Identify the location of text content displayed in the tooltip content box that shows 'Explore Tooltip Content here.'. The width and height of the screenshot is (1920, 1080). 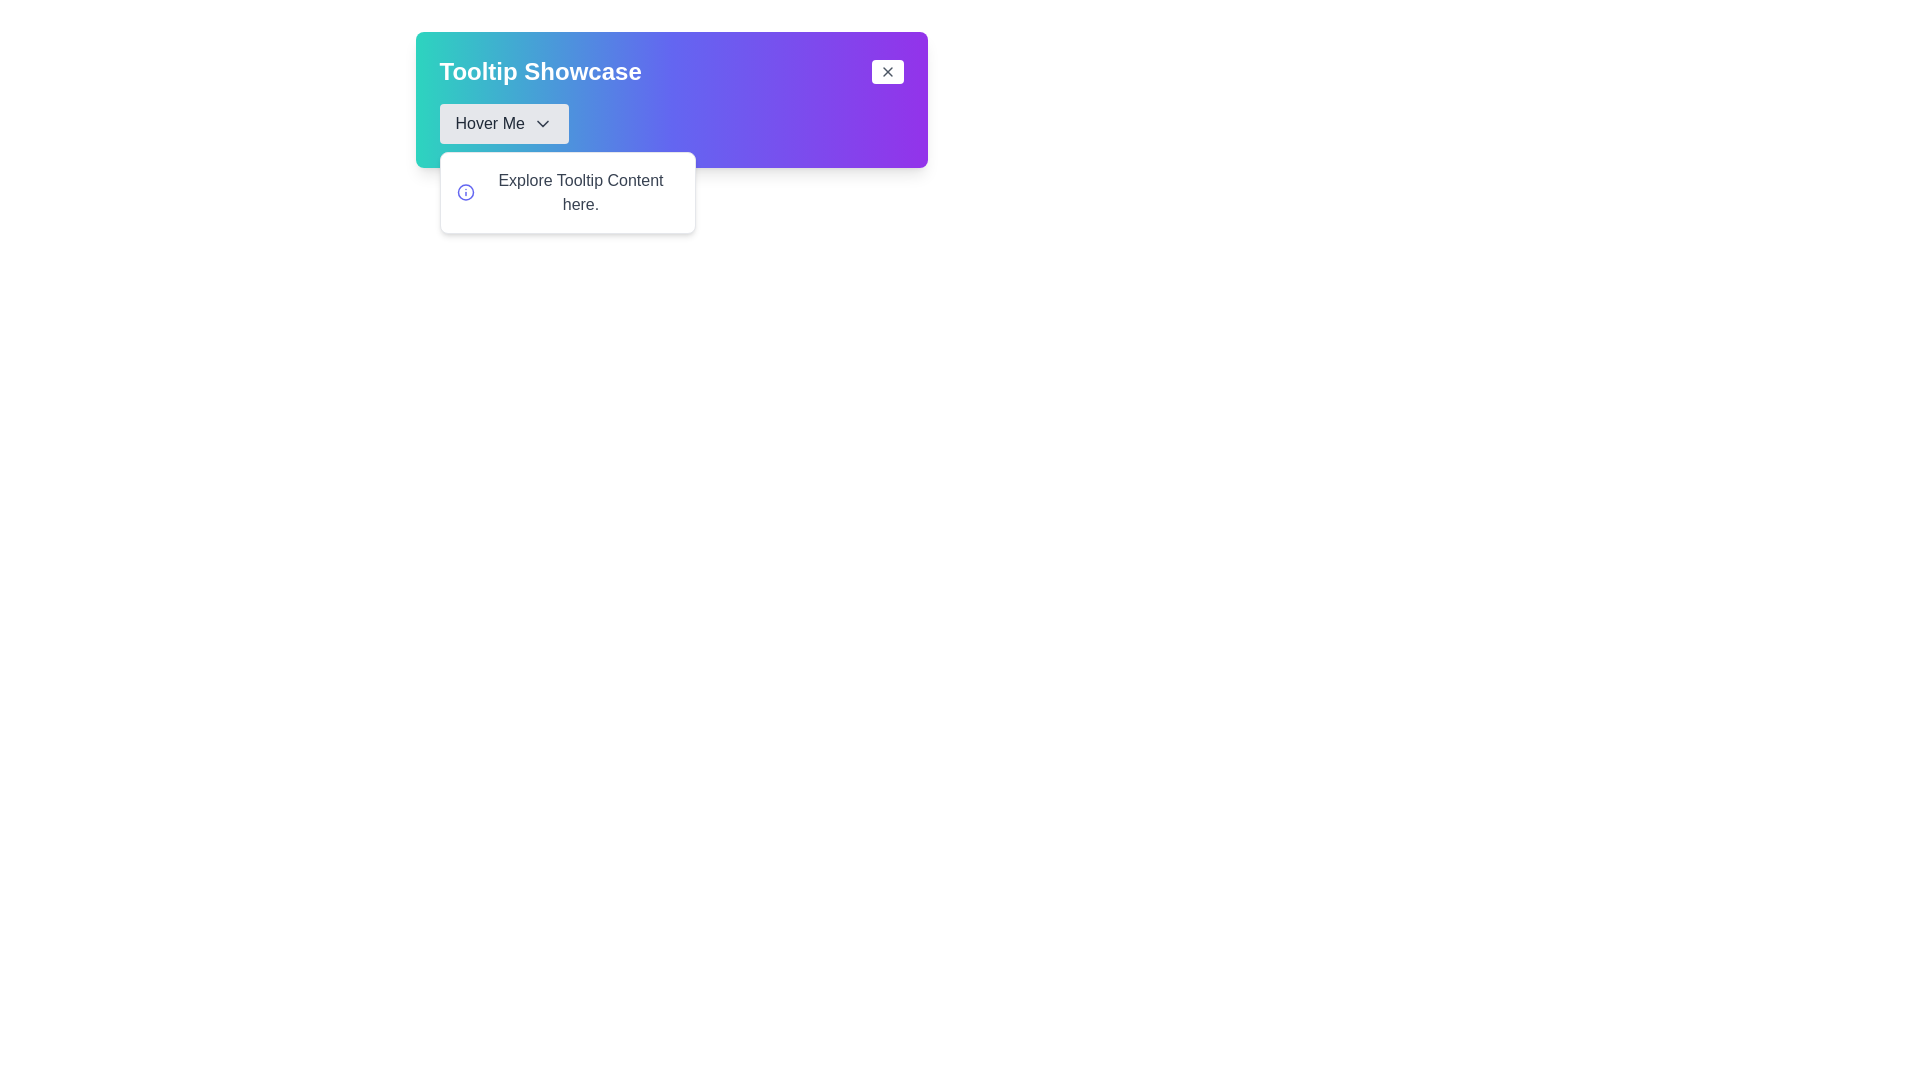
(579, 192).